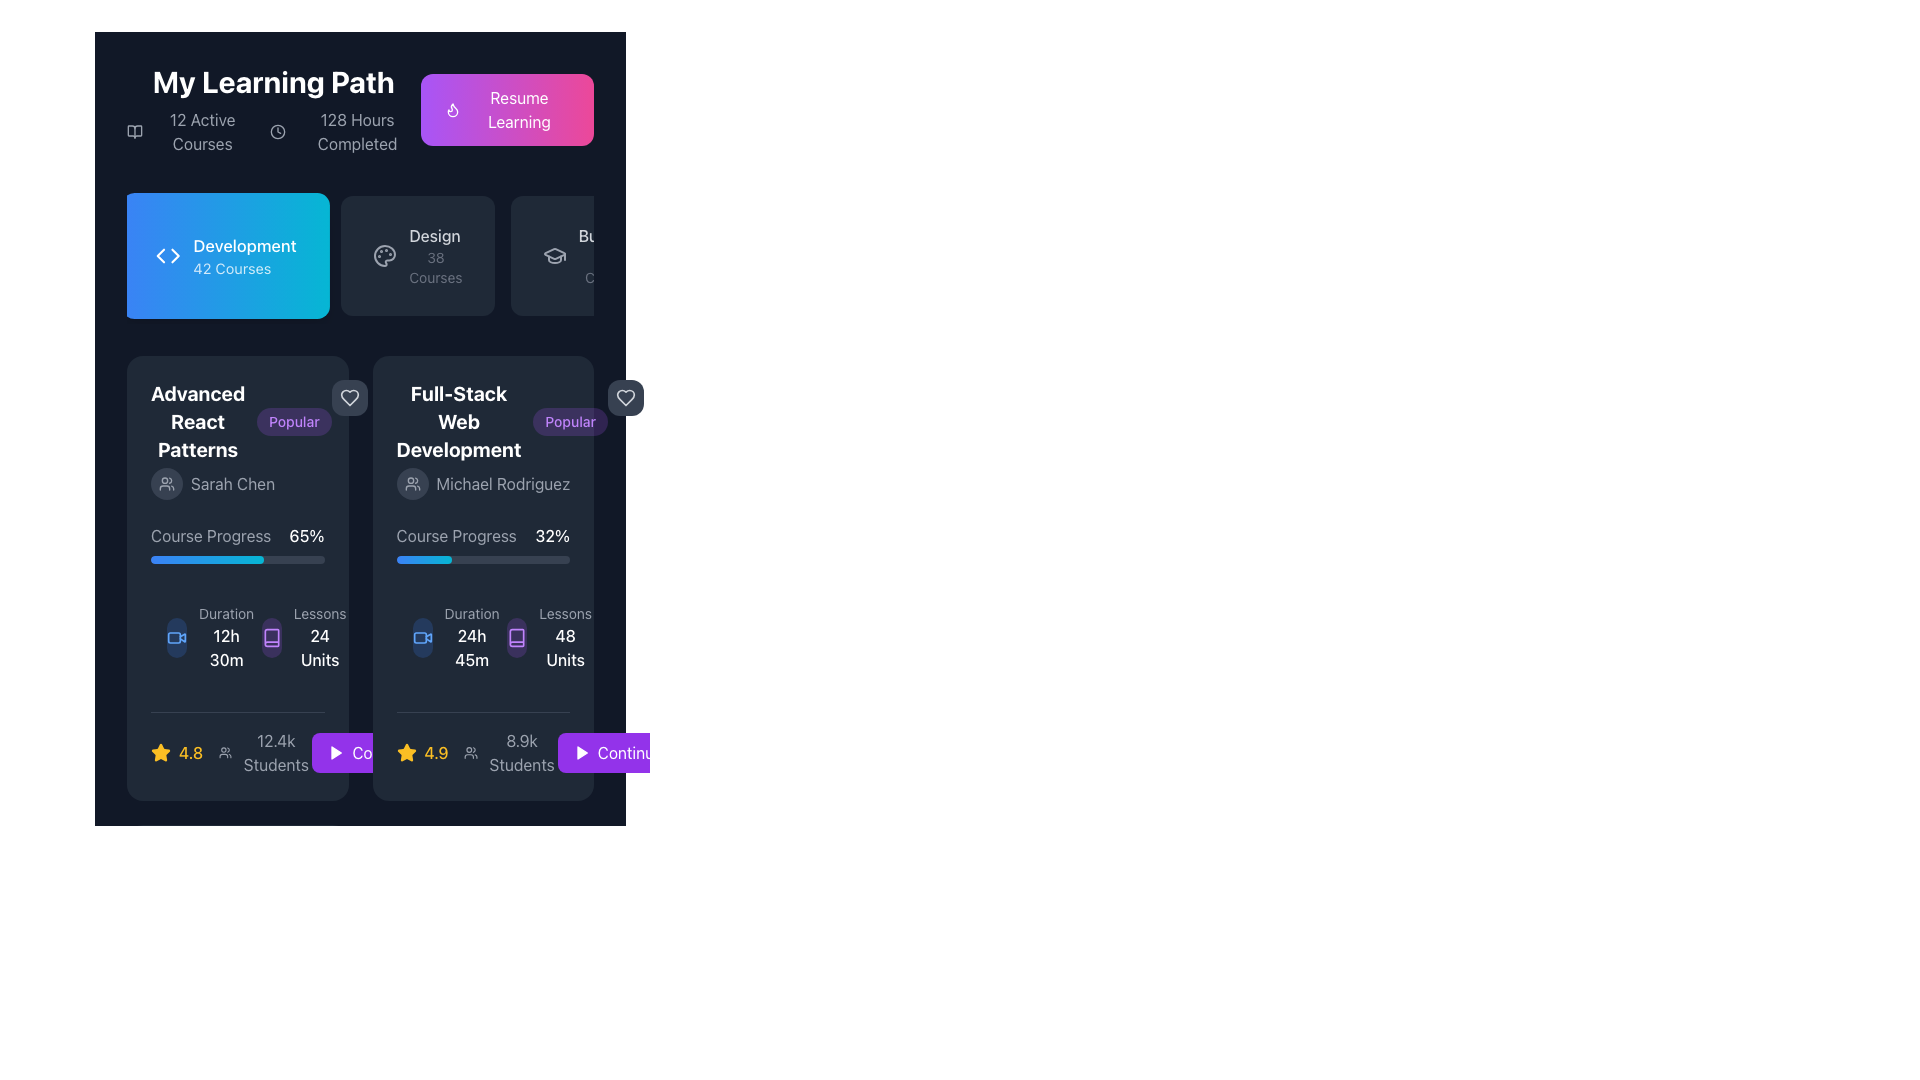 Image resolution: width=1920 pixels, height=1080 pixels. Describe the element at coordinates (564, 648) in the screenshot. I see `the '48 Units' text label indicating the total number of lessons available in the 'Full-Stack Web Development' course, located in the 'Lessons 48 Units' section of the card` at that location.